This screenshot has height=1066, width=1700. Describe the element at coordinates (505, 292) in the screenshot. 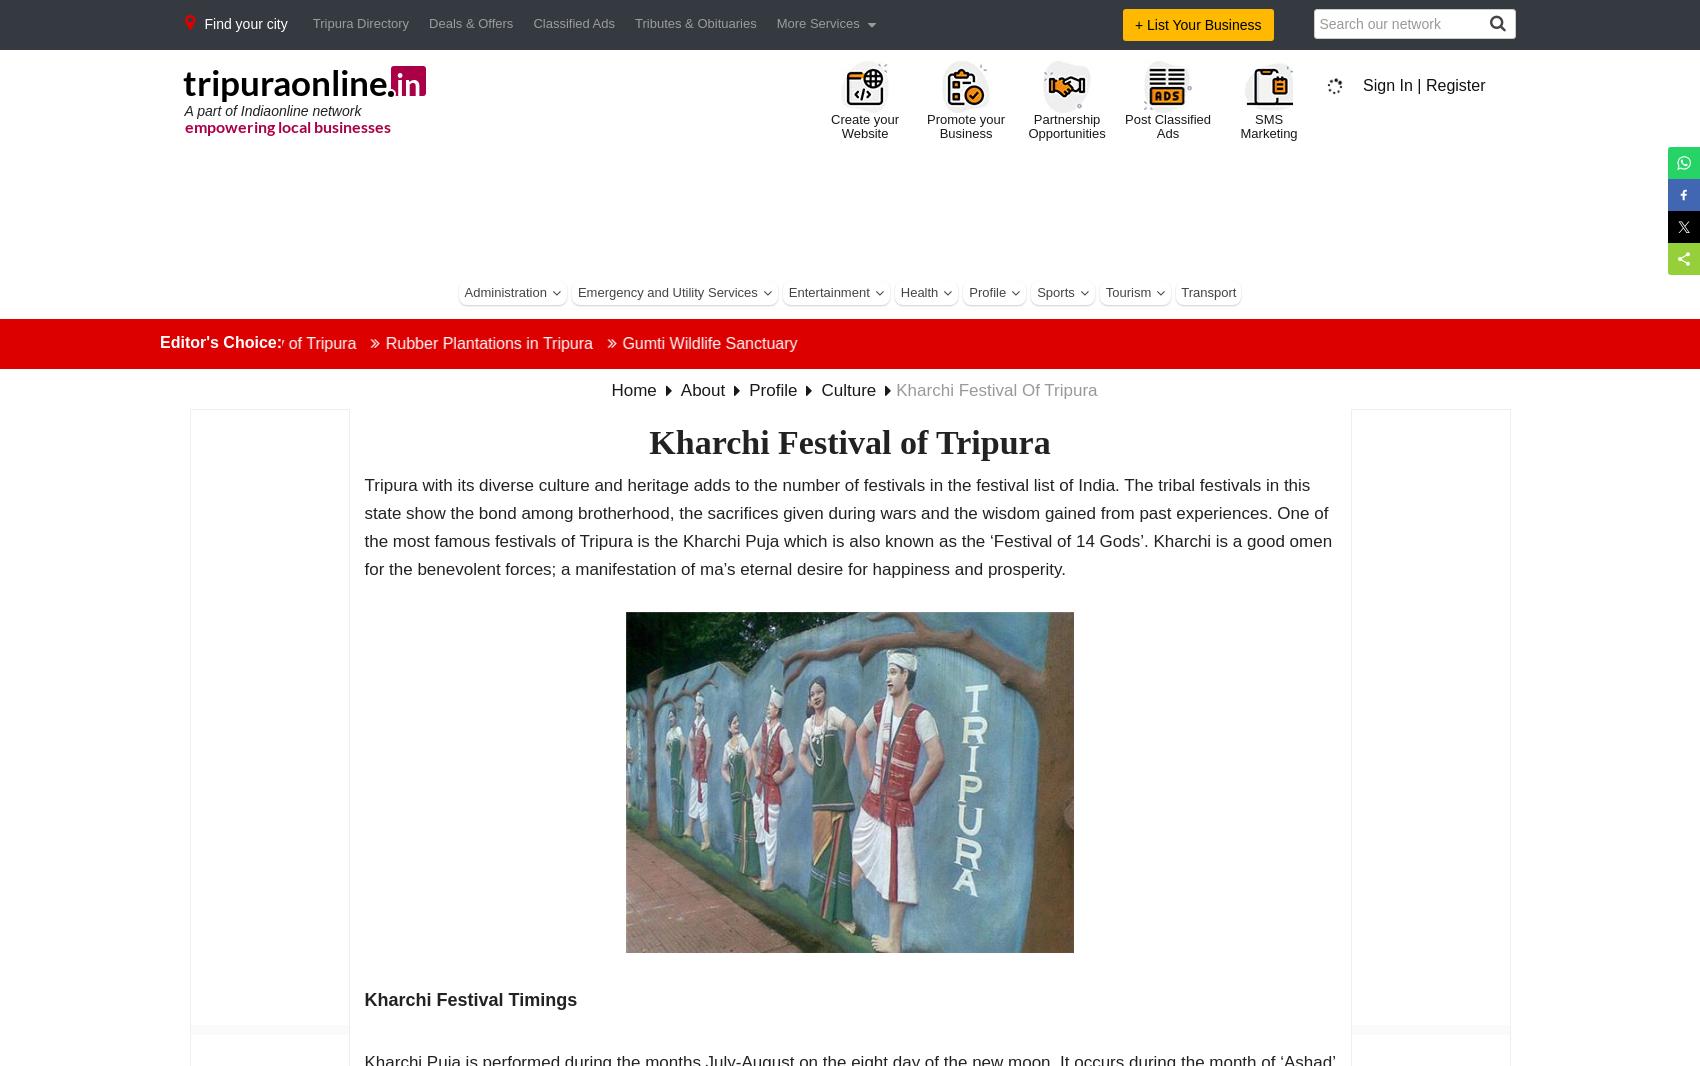

I see `'Administration'` at that location.